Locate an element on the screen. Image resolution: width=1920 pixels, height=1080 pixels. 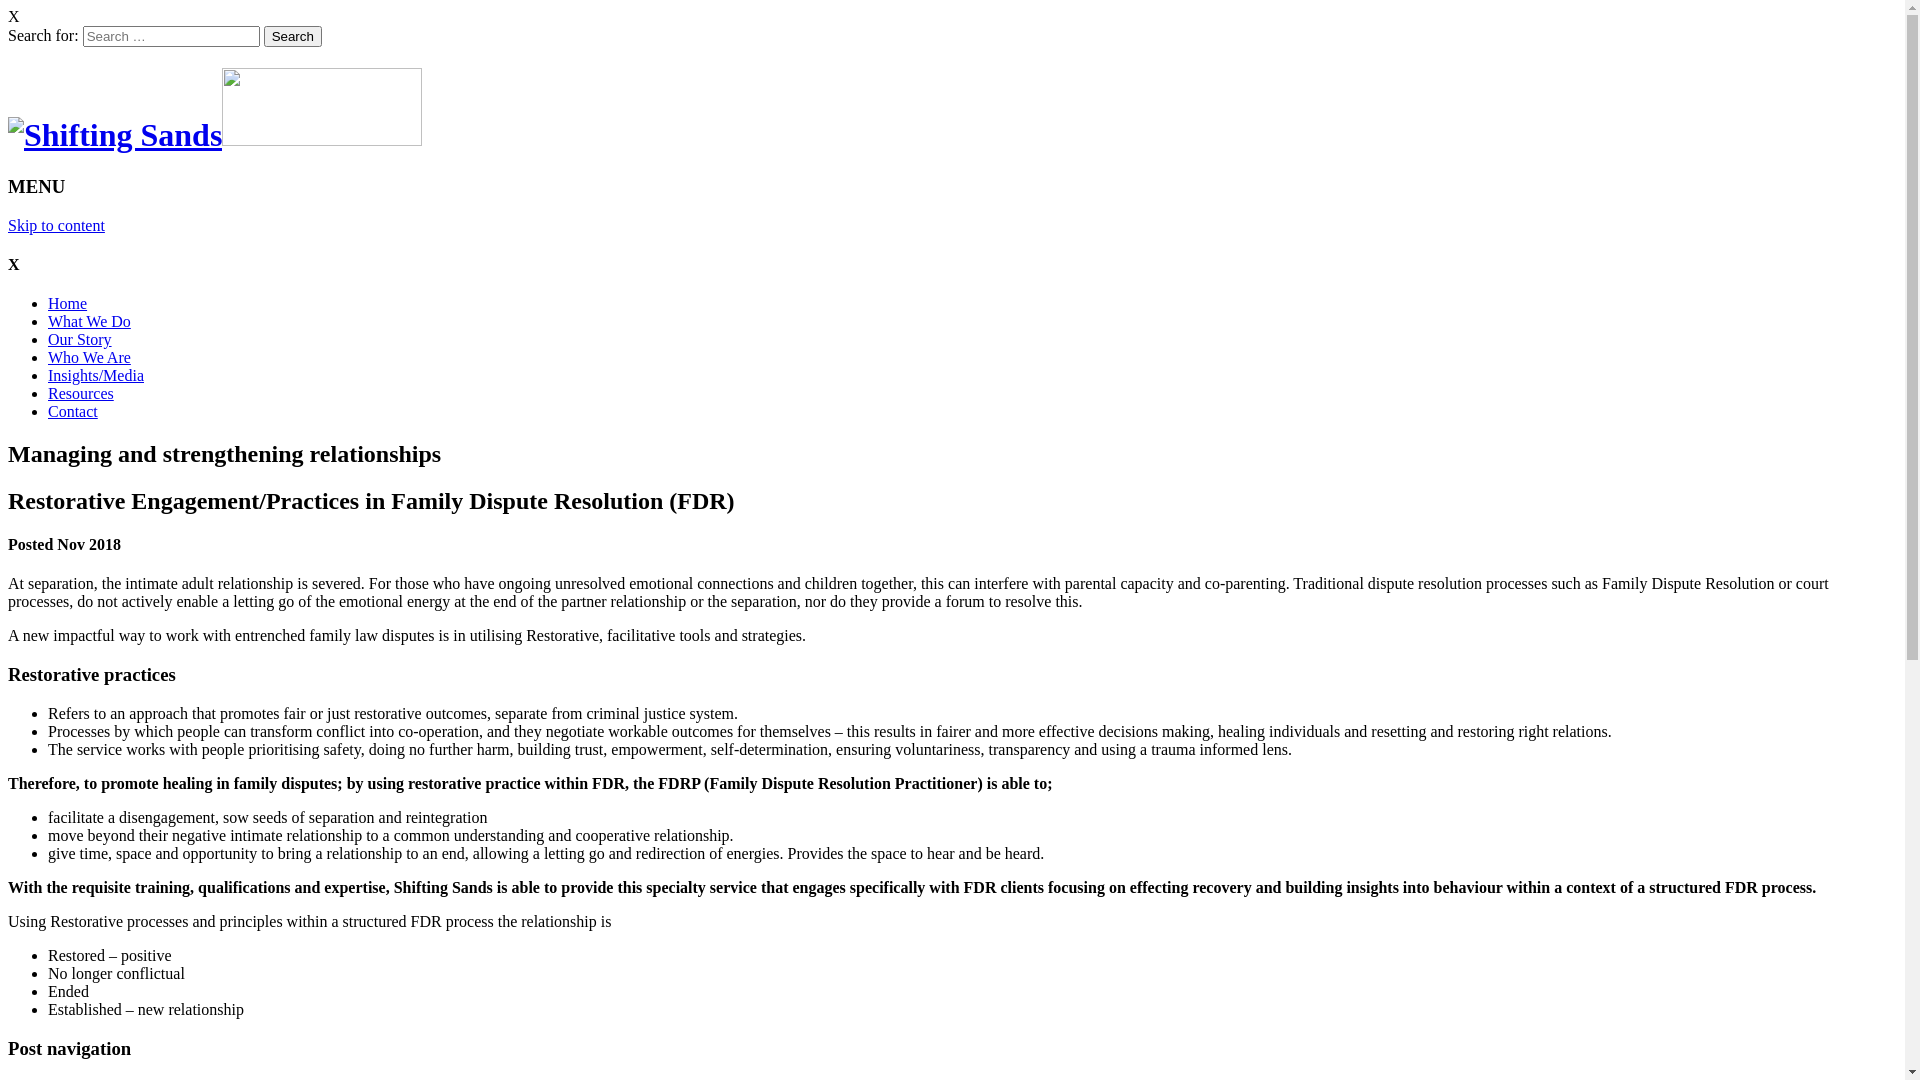
'Contact' is located at coordinates (72, 410).